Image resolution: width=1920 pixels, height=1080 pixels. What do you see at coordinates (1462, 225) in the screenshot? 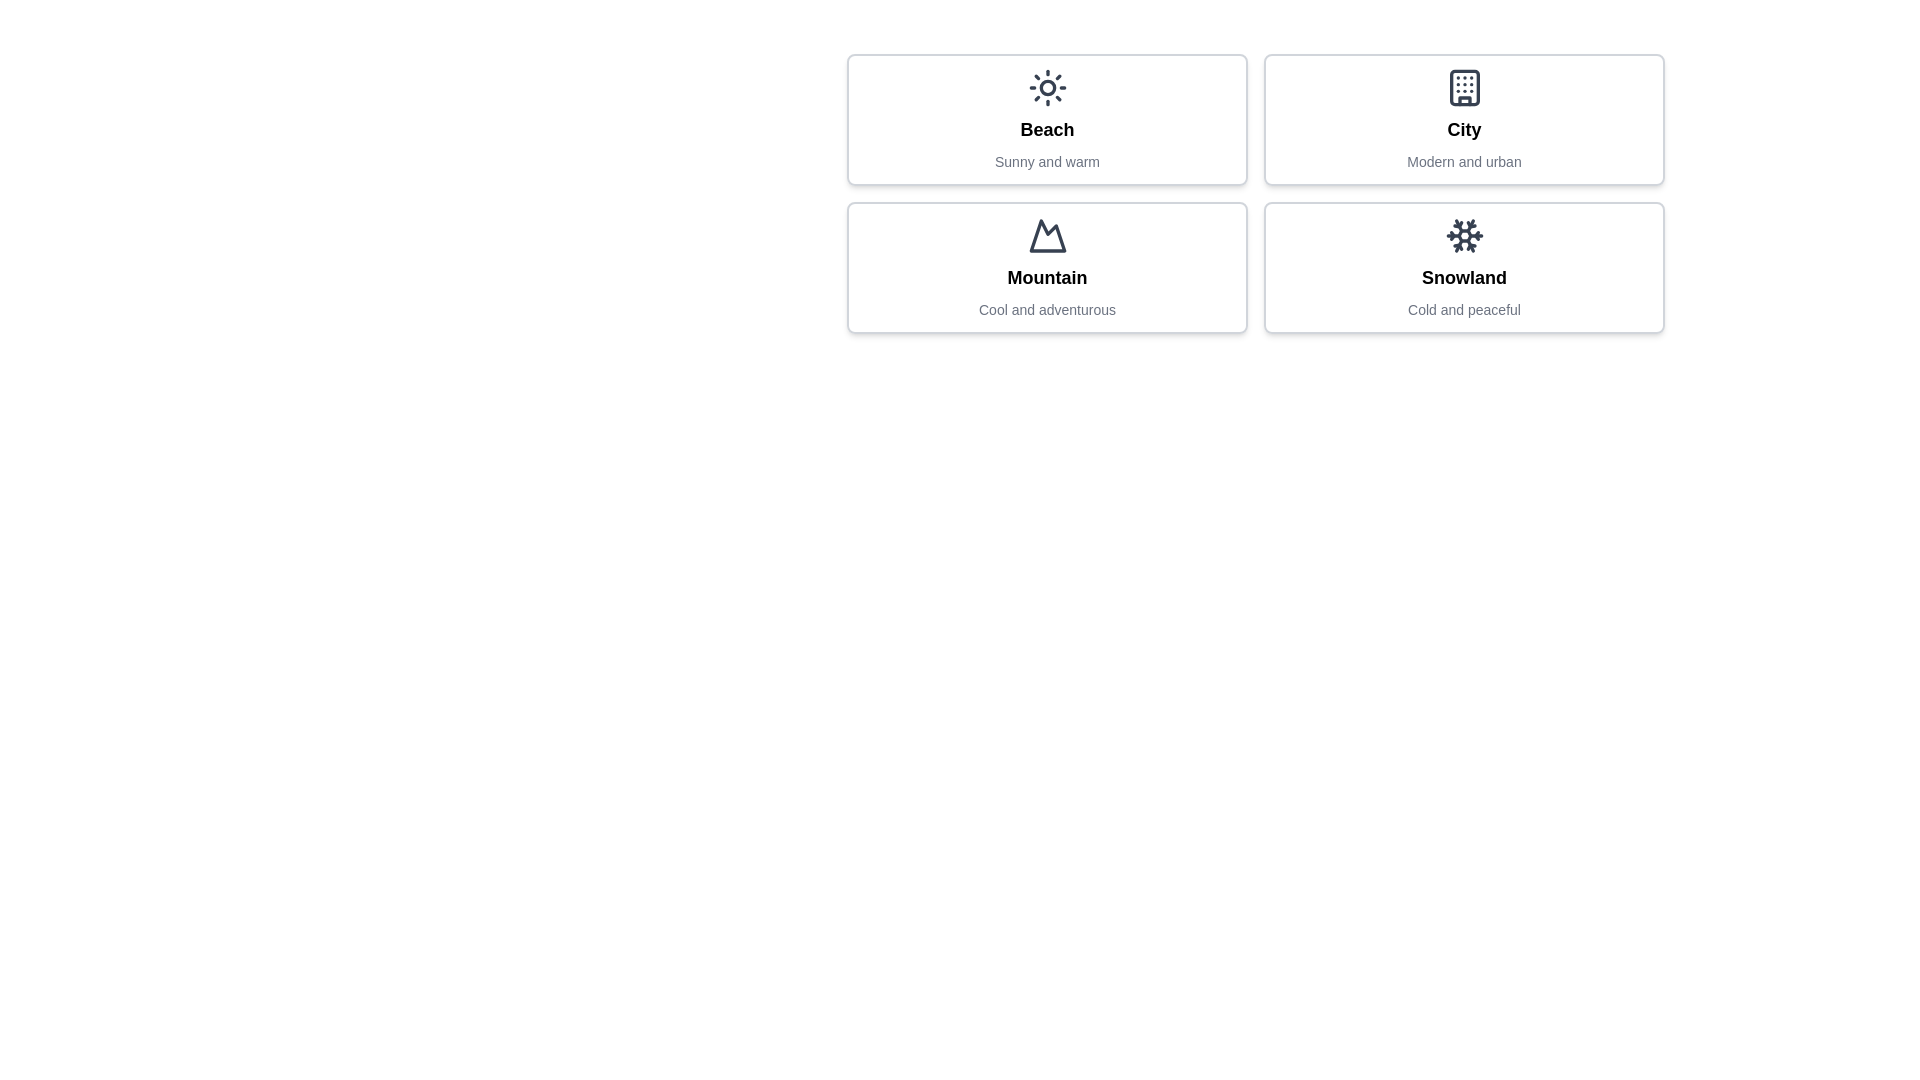
I see `the internal segment of the snowflake icon in the bottom-right panel labeled 'Snowland'` at bounding box center [1462, 225].